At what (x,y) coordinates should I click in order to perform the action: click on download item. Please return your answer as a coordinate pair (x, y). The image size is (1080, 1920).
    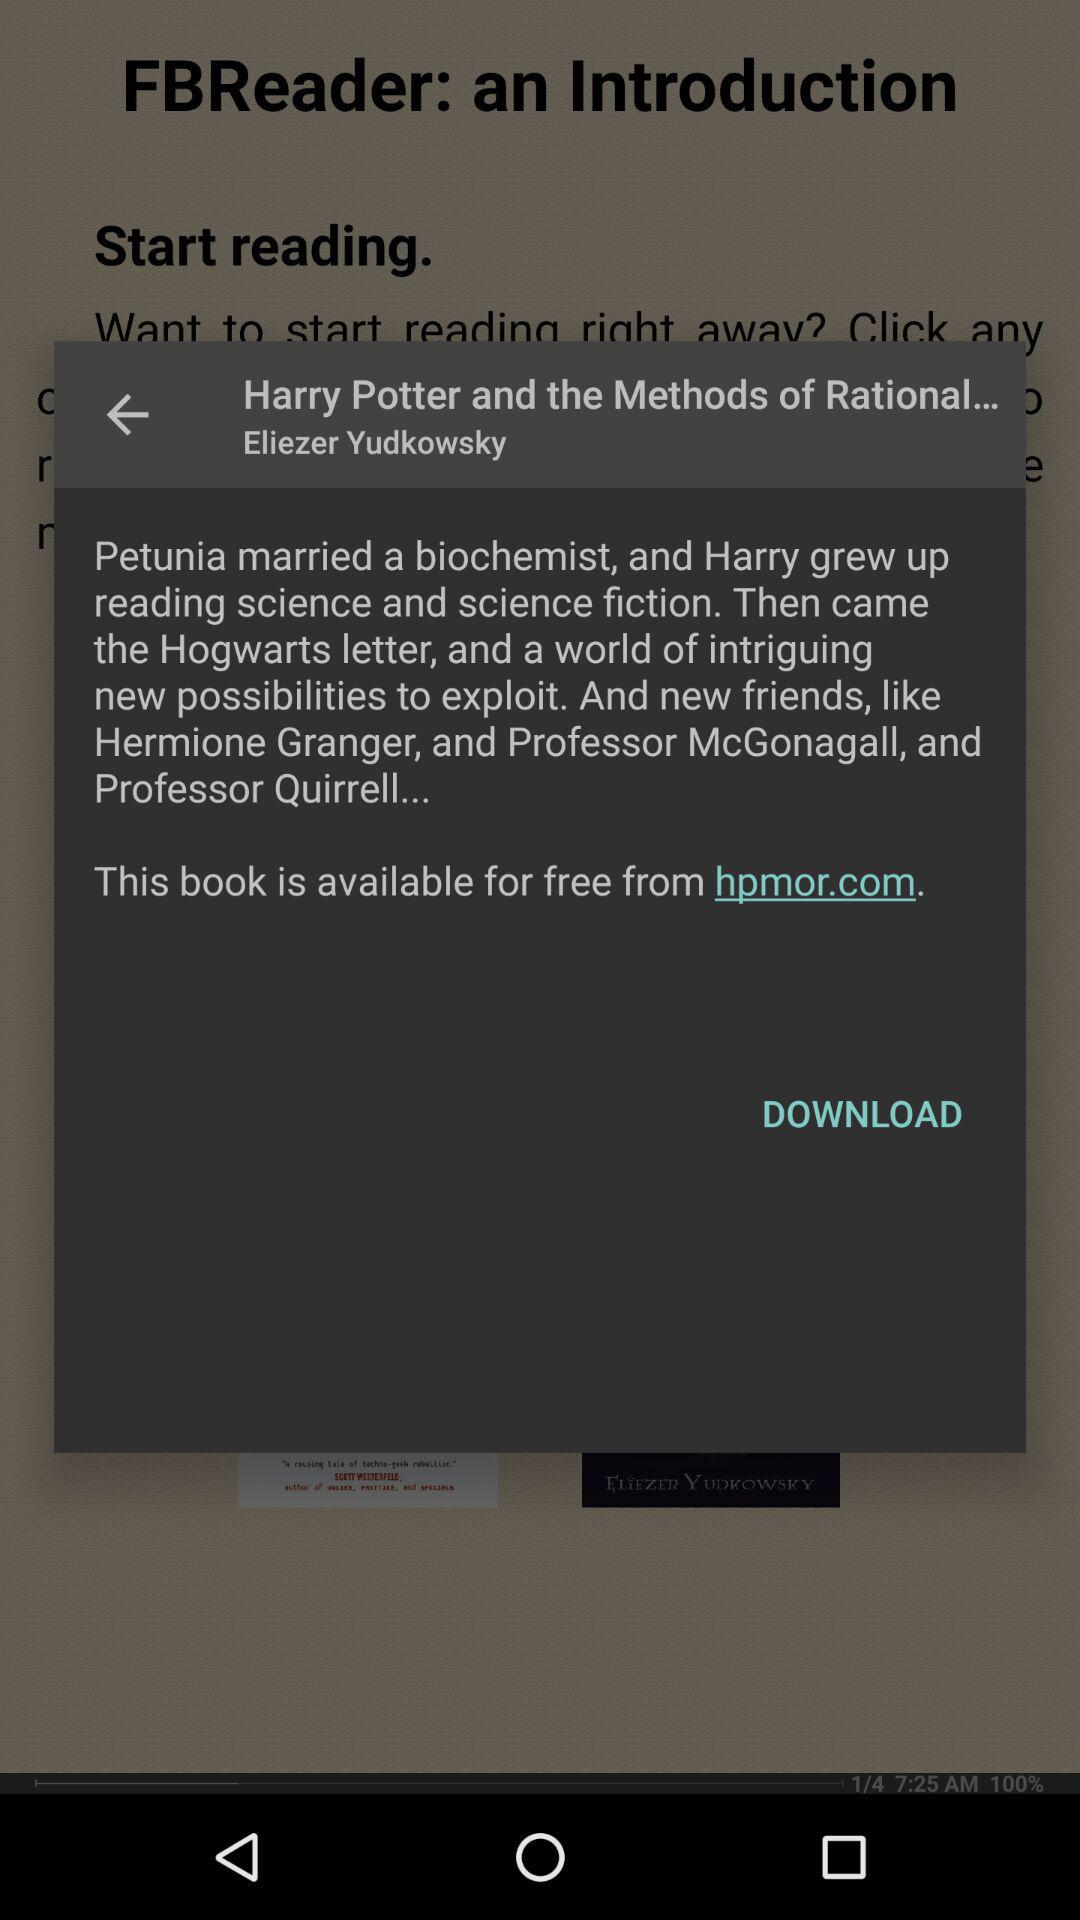
    Looking at the image, I should click on (861, 1112).